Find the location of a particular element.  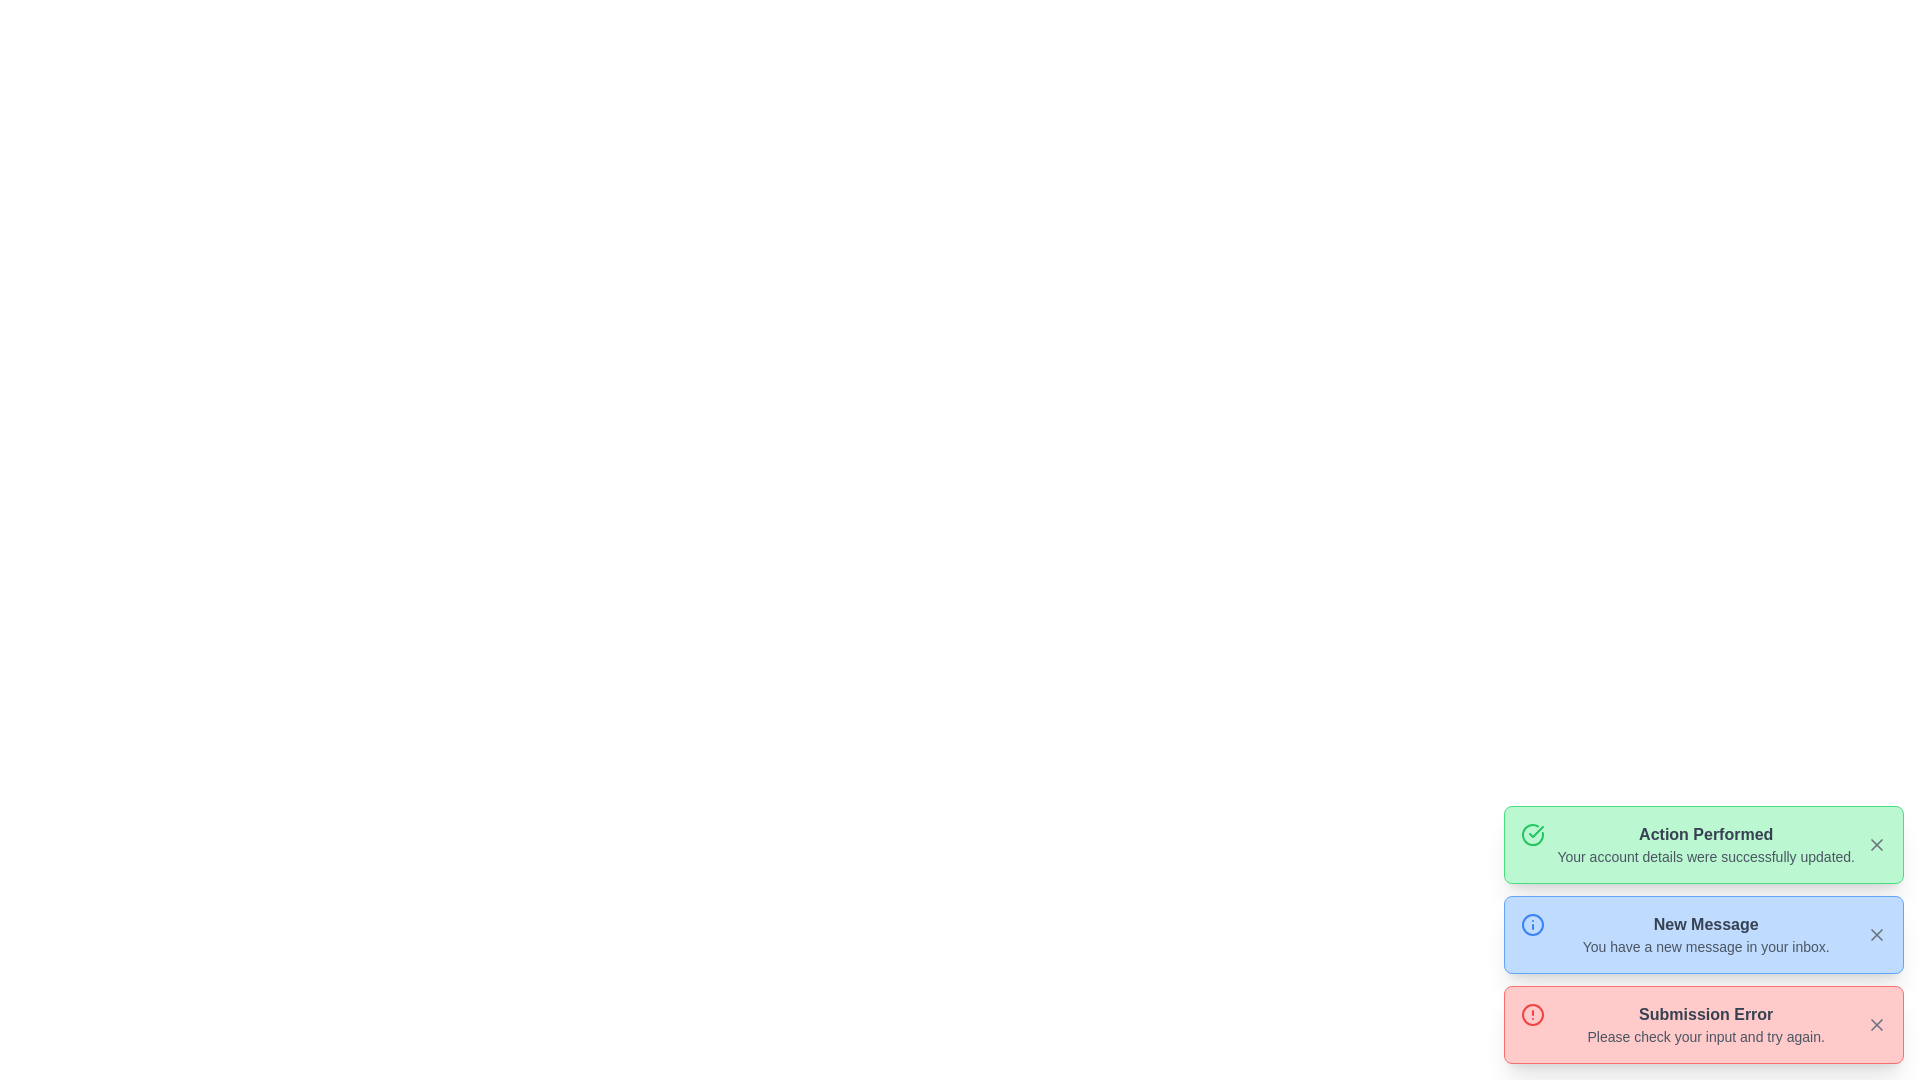

the Textual Information Block that displays 'New Message' with the message 'You have a new message in your inbox.' is located at coordinates (1705, 934).